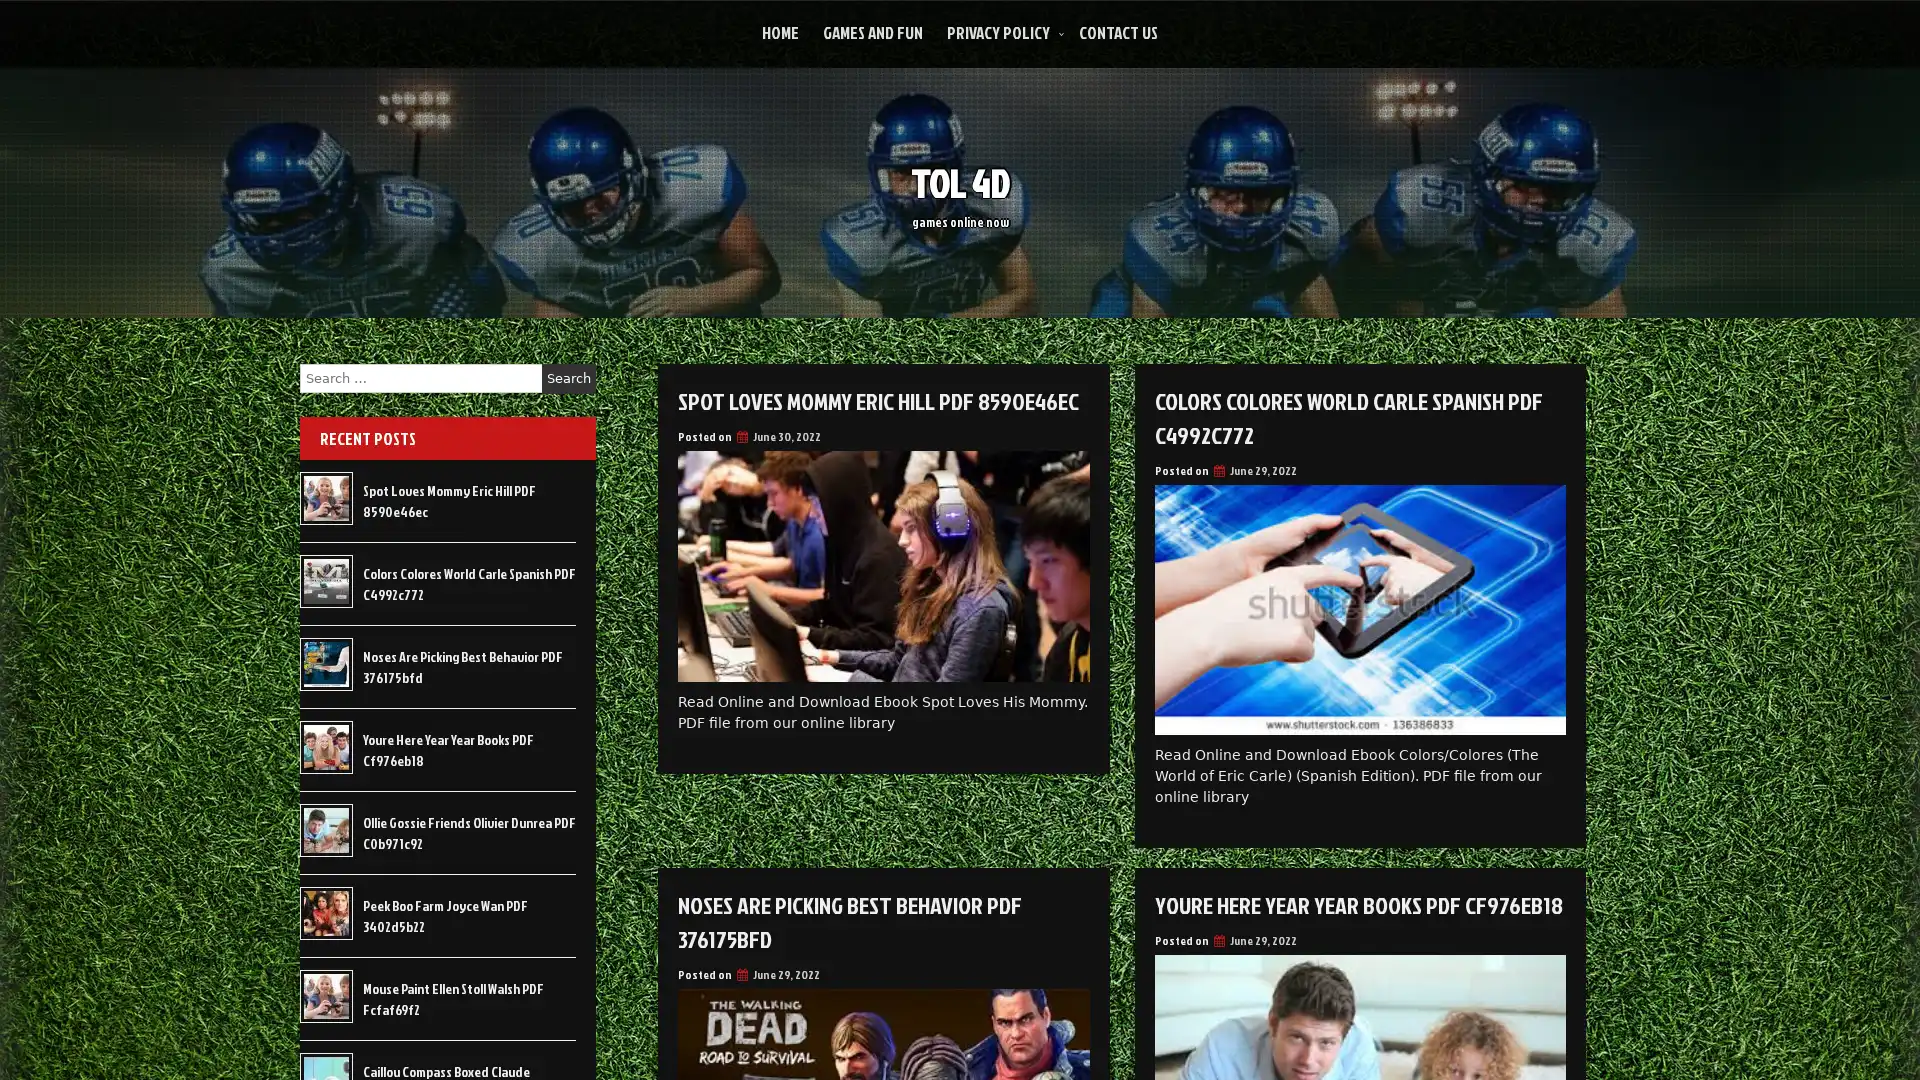  What do you see at coordinates (568, 378) in the screenshot?
I see `Search` at bounding box center [568, 378].